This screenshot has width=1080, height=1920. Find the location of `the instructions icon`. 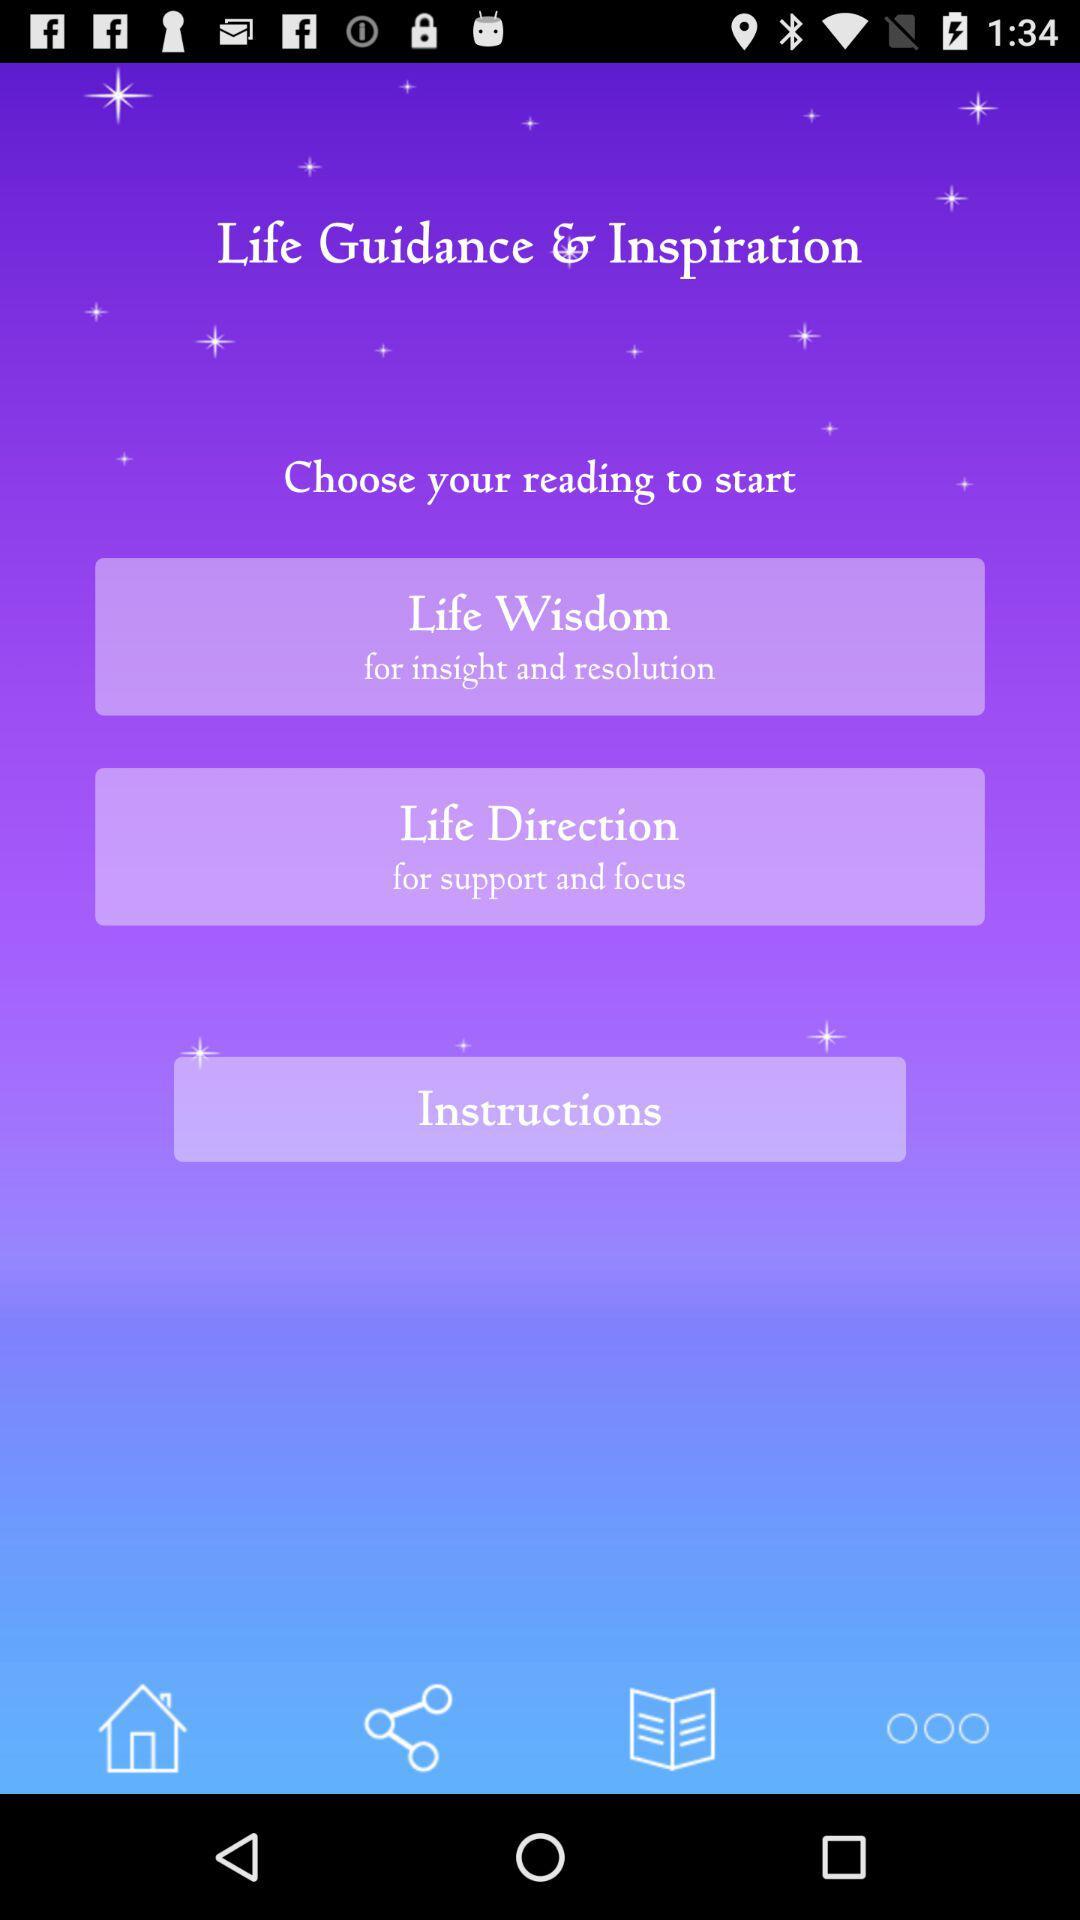

the instructions icon is located at coordinates (540, 1108).